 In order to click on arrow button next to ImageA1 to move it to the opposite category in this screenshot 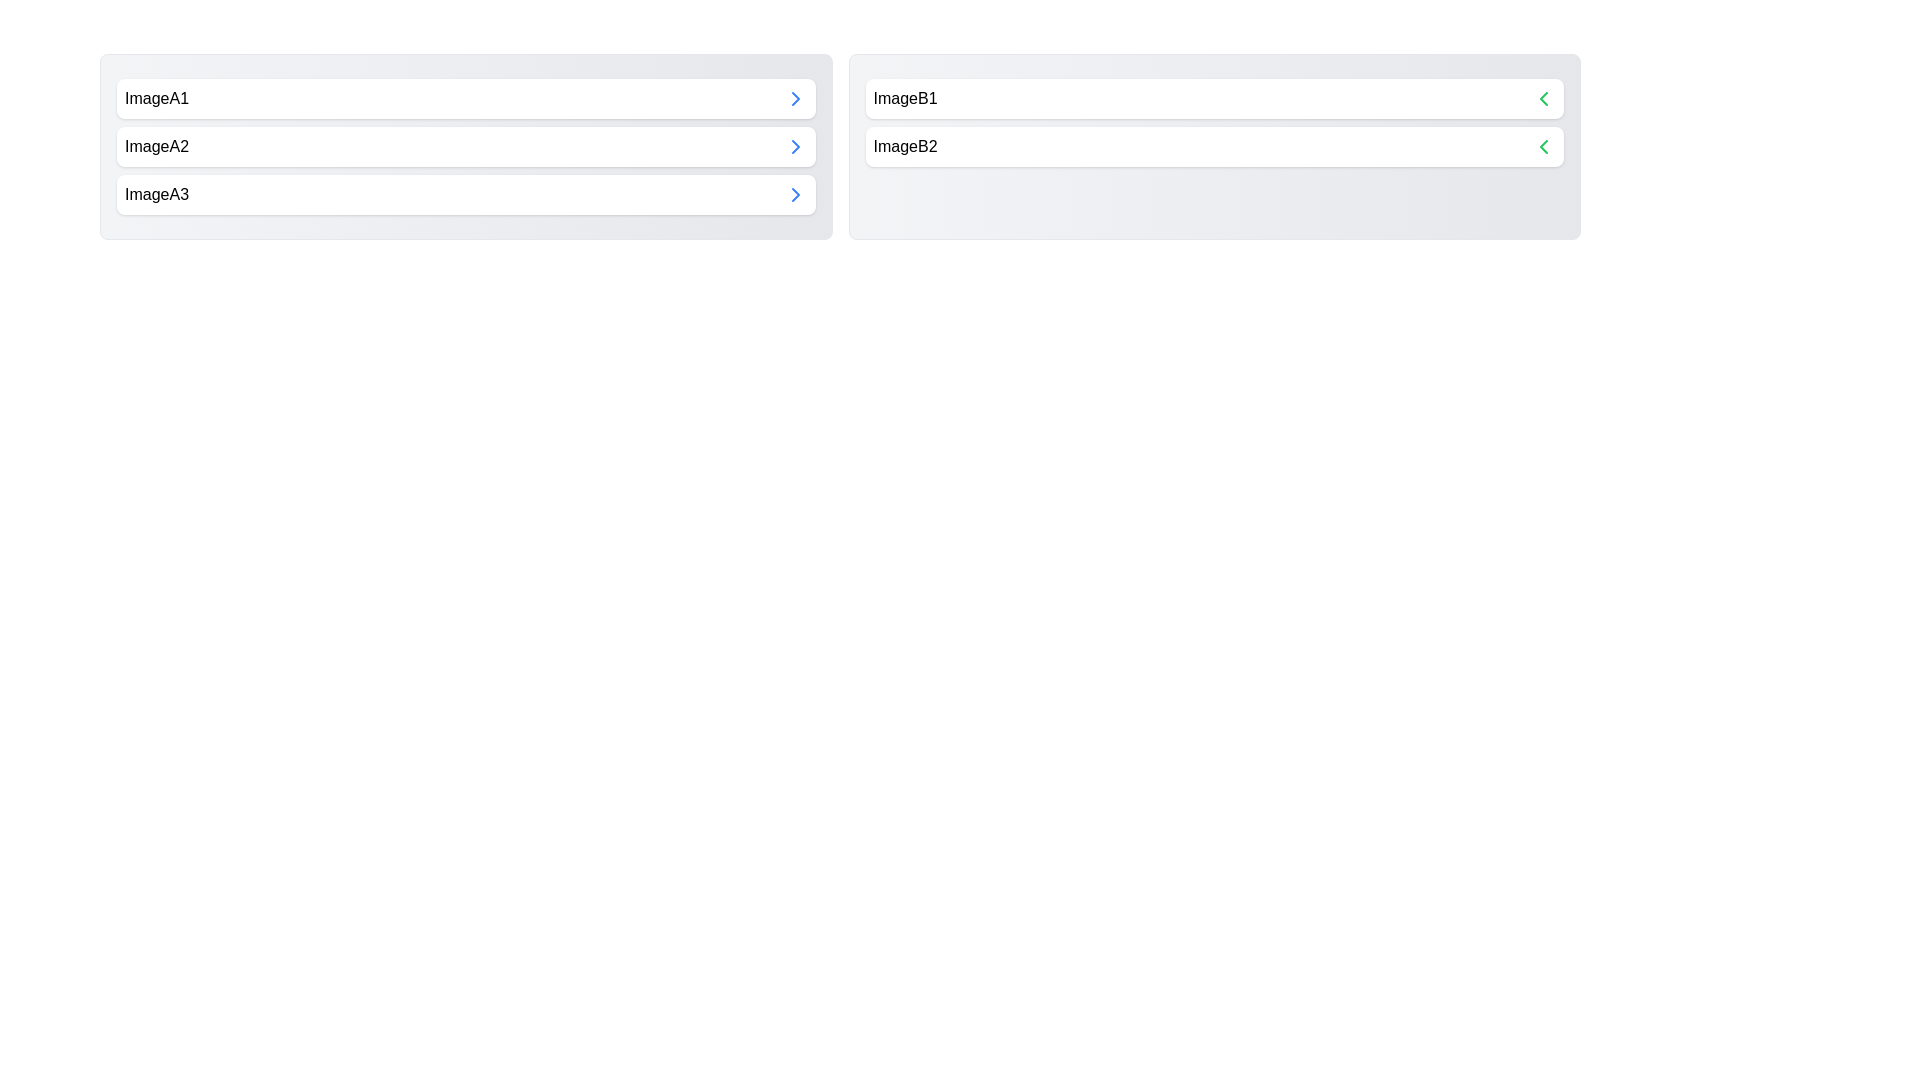, I will do `click(794, 99)`.